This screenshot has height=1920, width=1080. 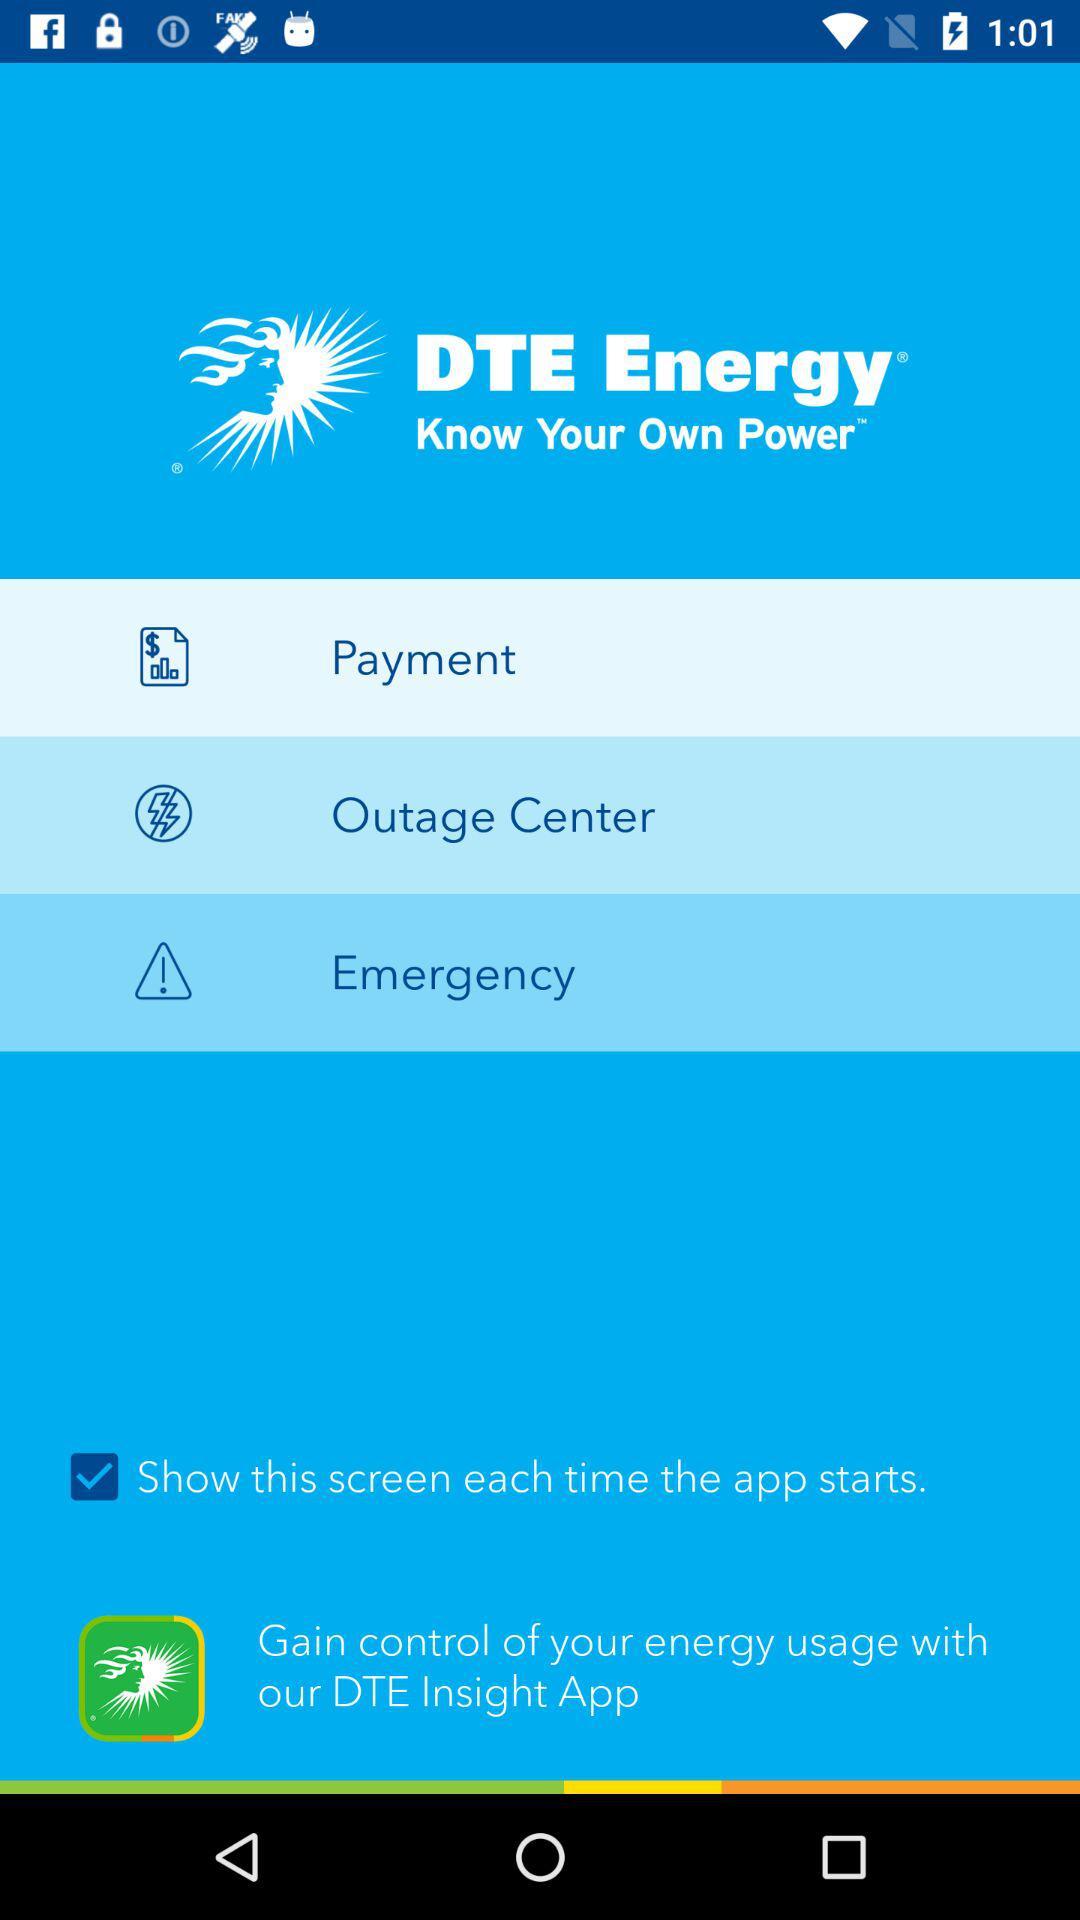 I want to click on the icon below show this screen, so click(x=540, y=1690).